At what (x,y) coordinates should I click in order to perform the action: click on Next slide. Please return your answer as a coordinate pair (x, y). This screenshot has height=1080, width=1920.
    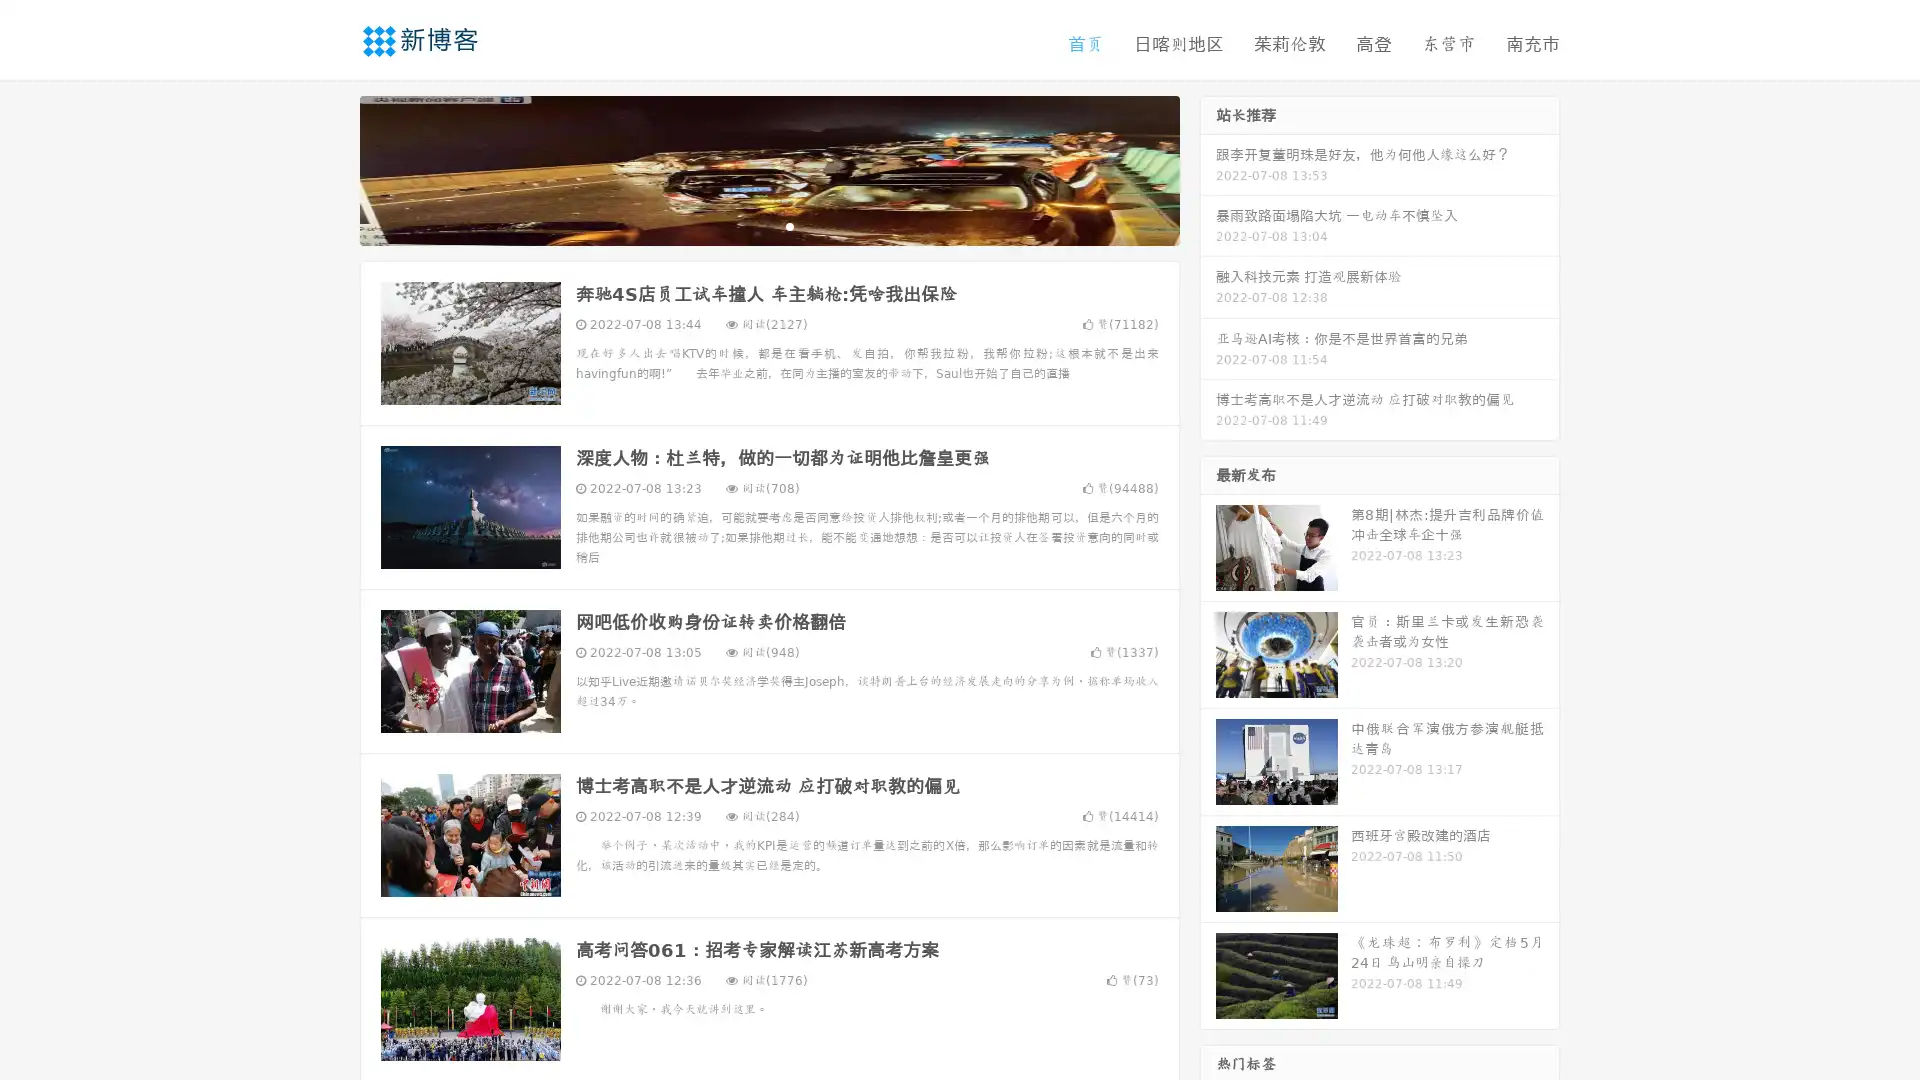
    Looking at the image, I should click on (1208, 168).